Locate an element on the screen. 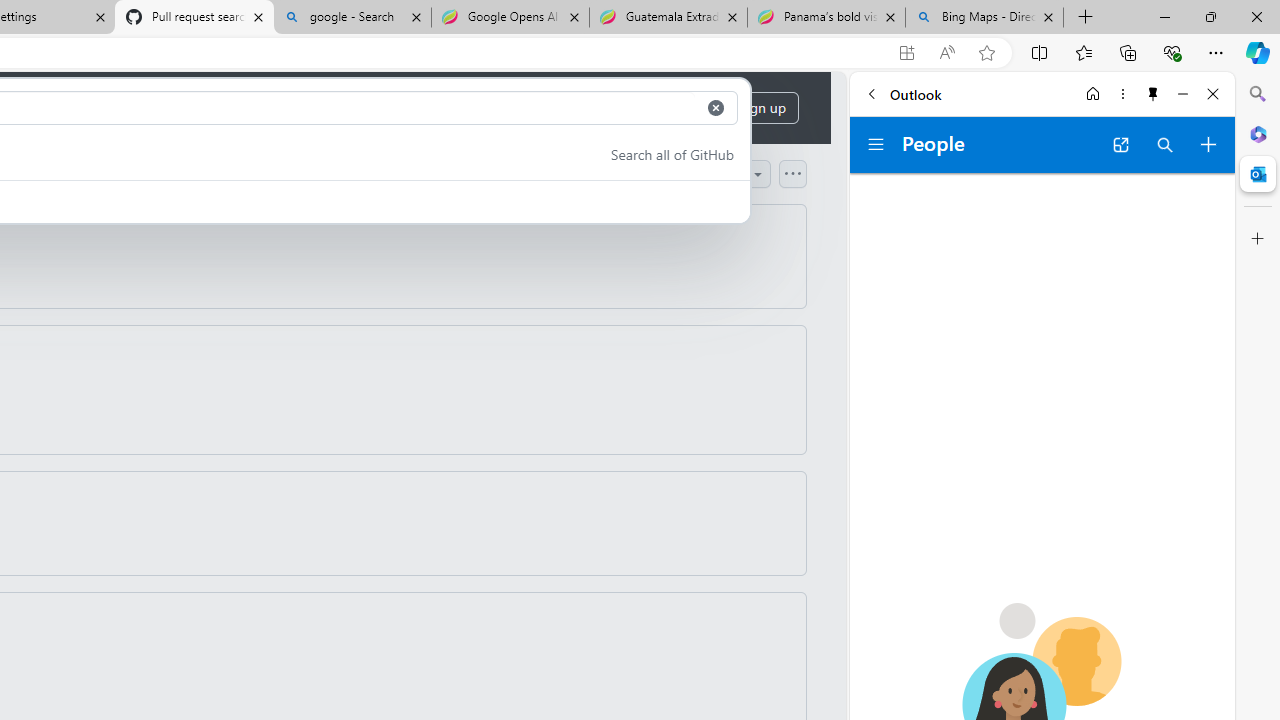  'Create new contact' is located at coordinates (1207, 144).